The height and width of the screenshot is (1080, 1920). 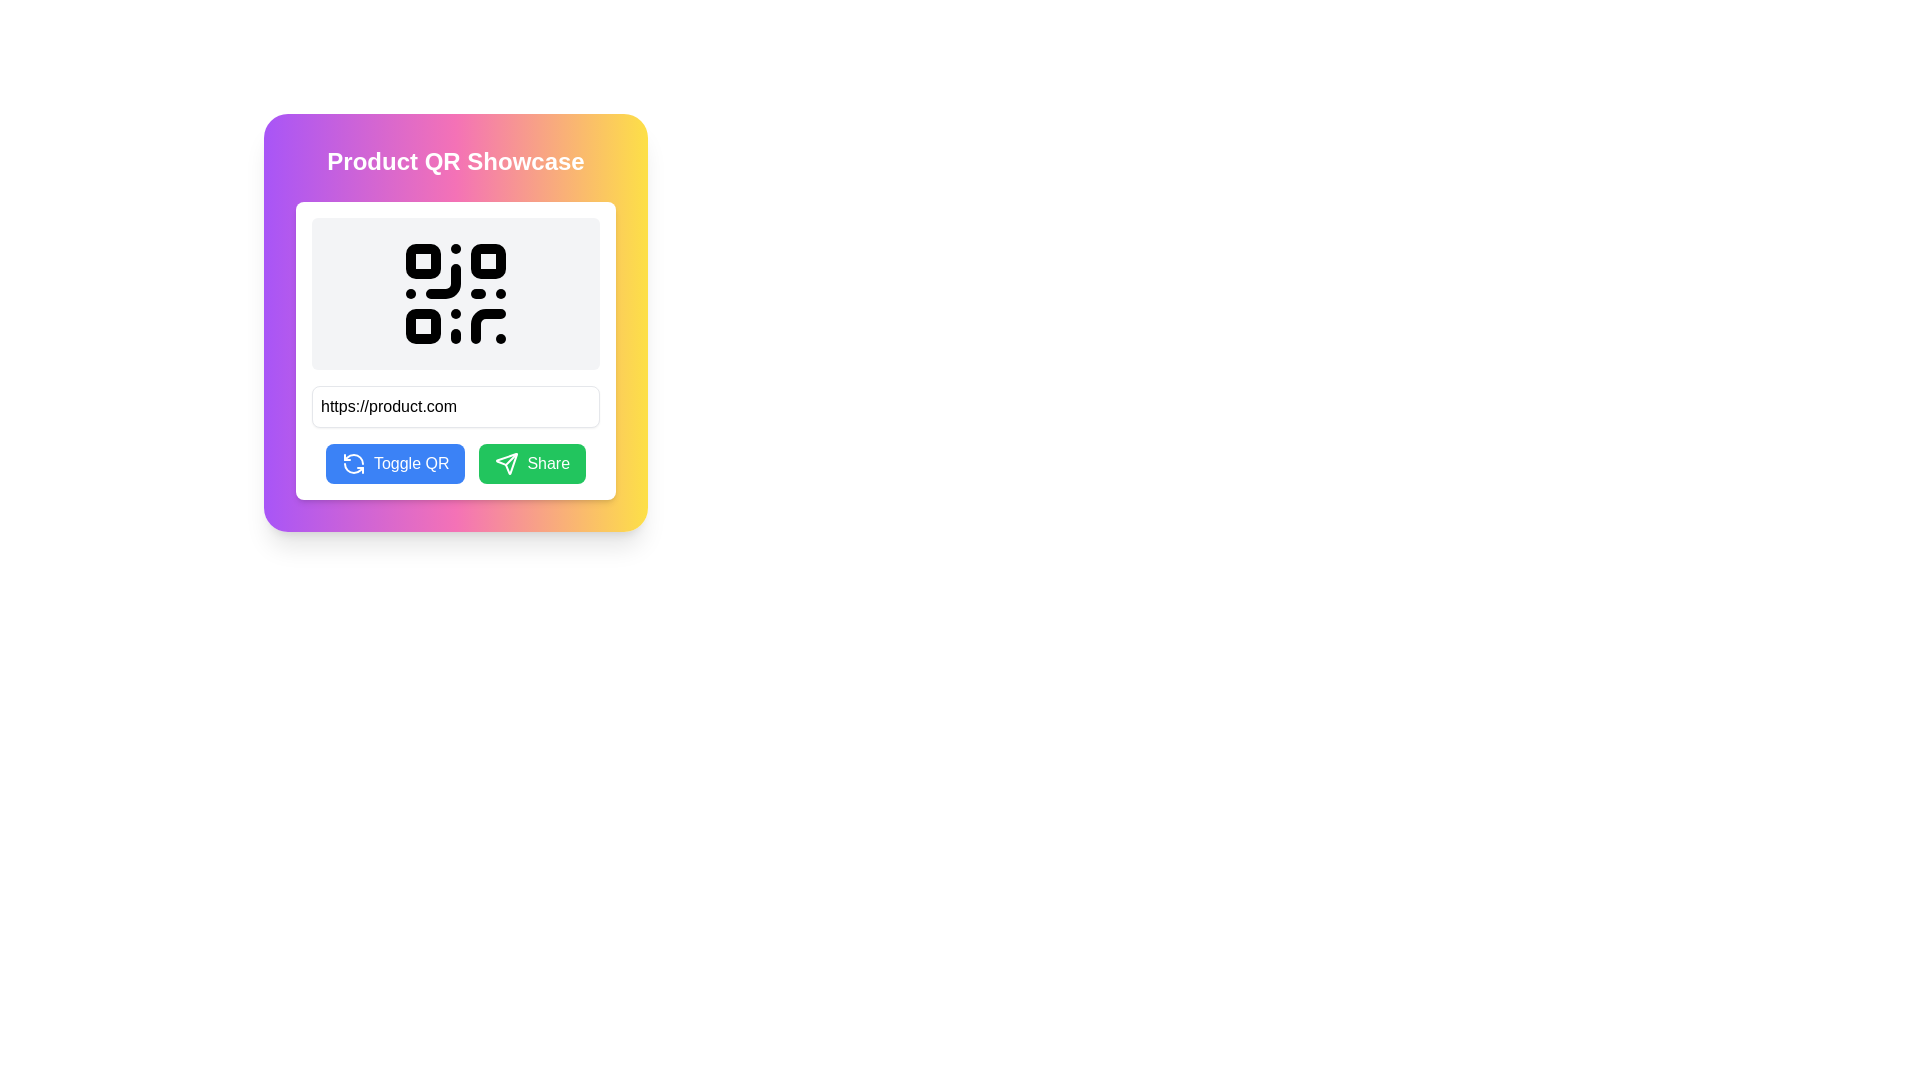 What do you see at coordinates (395, 463) in the screenshot?
I see `the rectangular button labeled 'Toggle QR' with a blue background and white text to change its background color` at bounding box center [395, 463].